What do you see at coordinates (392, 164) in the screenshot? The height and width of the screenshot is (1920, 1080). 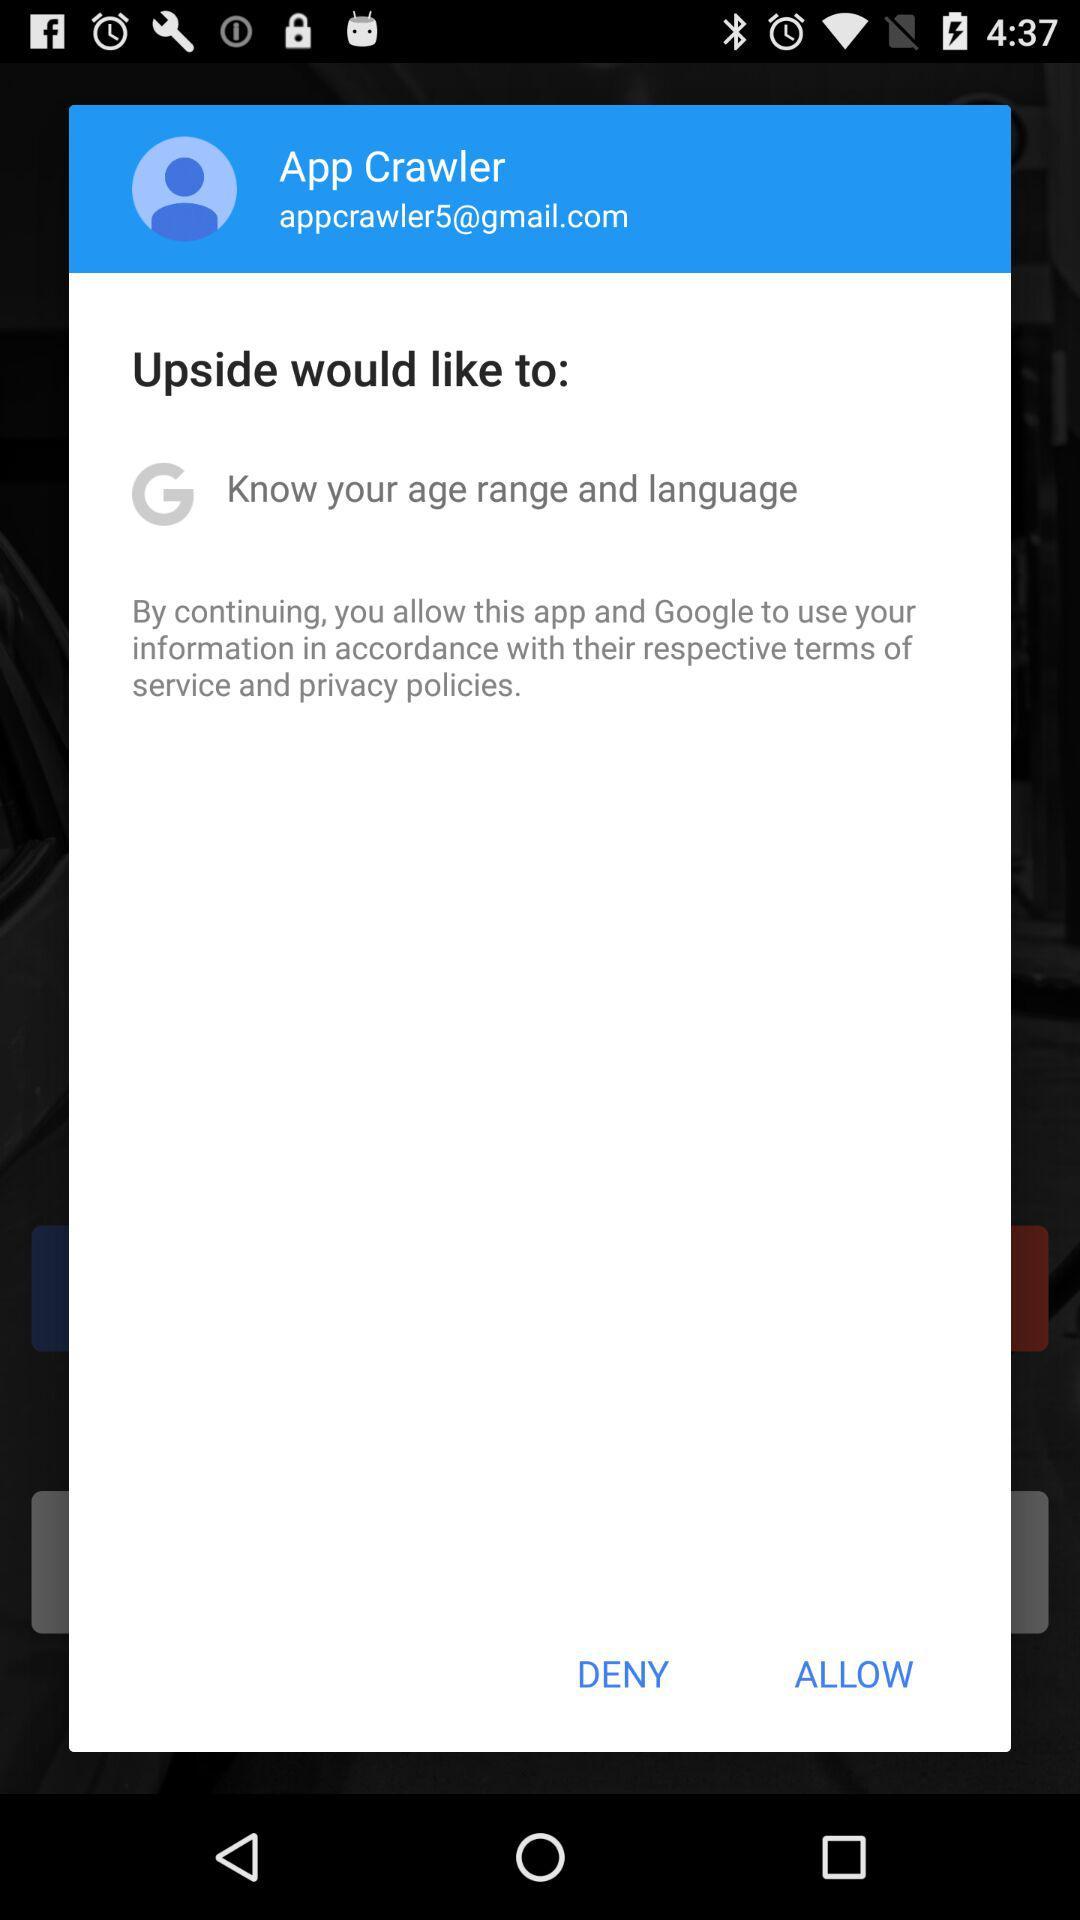 I see `the app above appcrawler5@gmail.com item` at bounding box center [392, 164].